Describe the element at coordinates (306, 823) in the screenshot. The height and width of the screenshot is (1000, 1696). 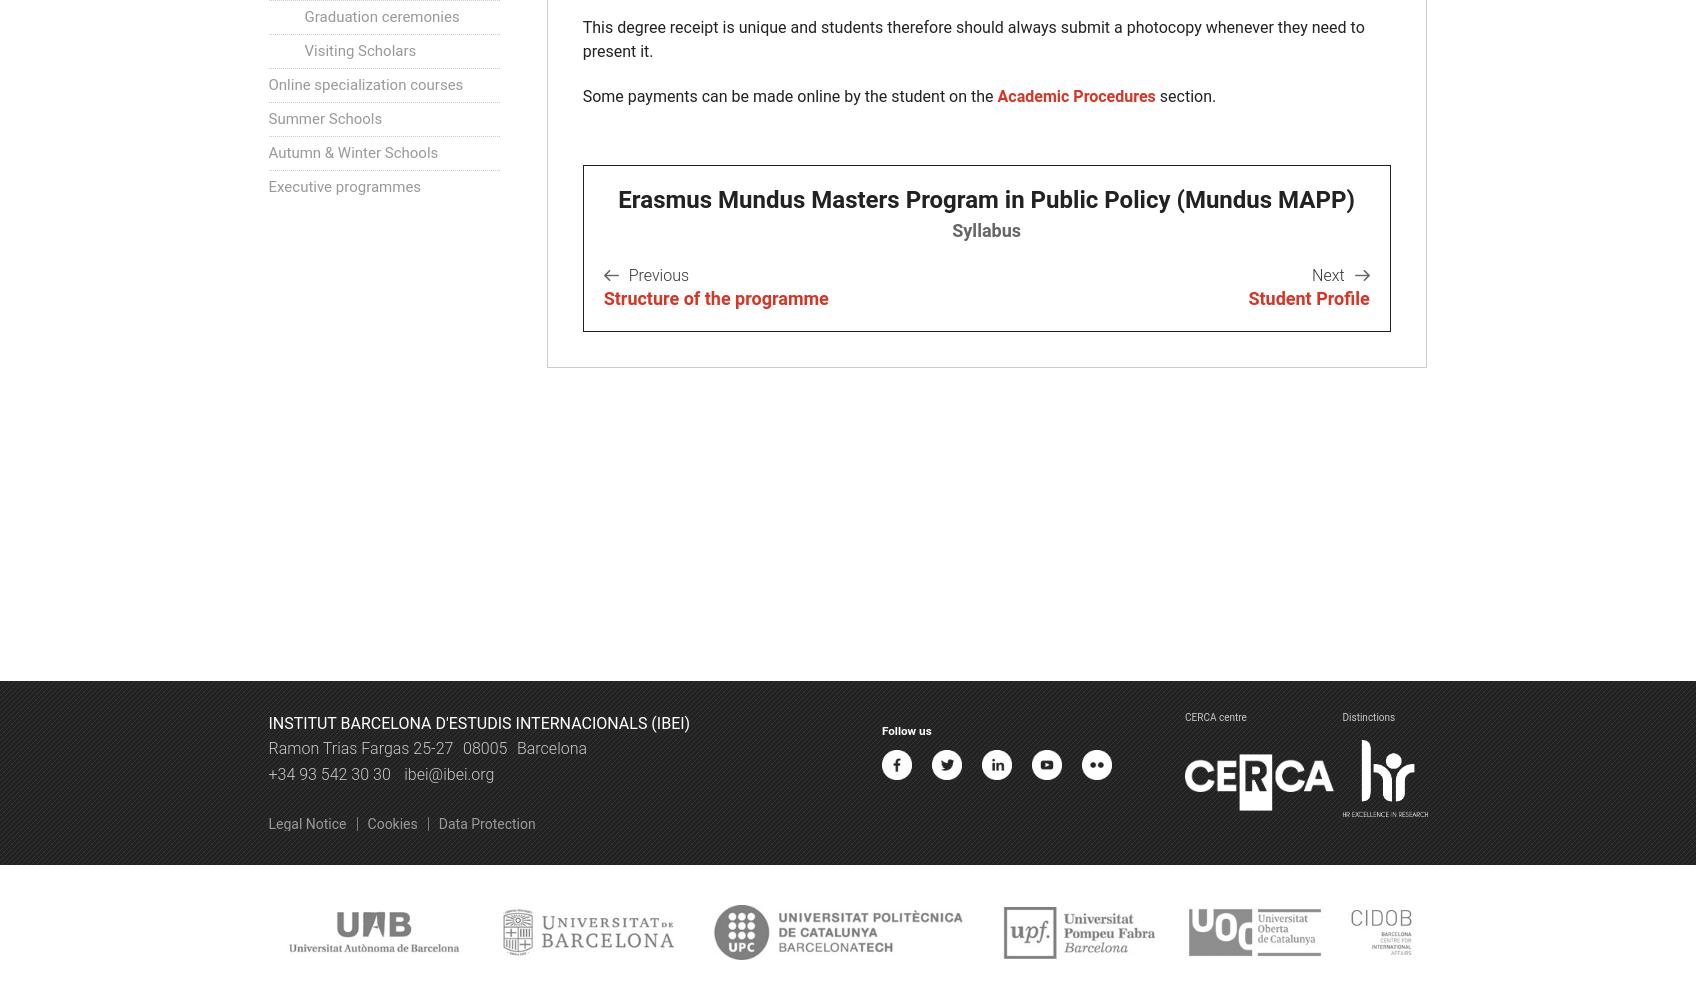
I see `'Legal Notice'` at that location.